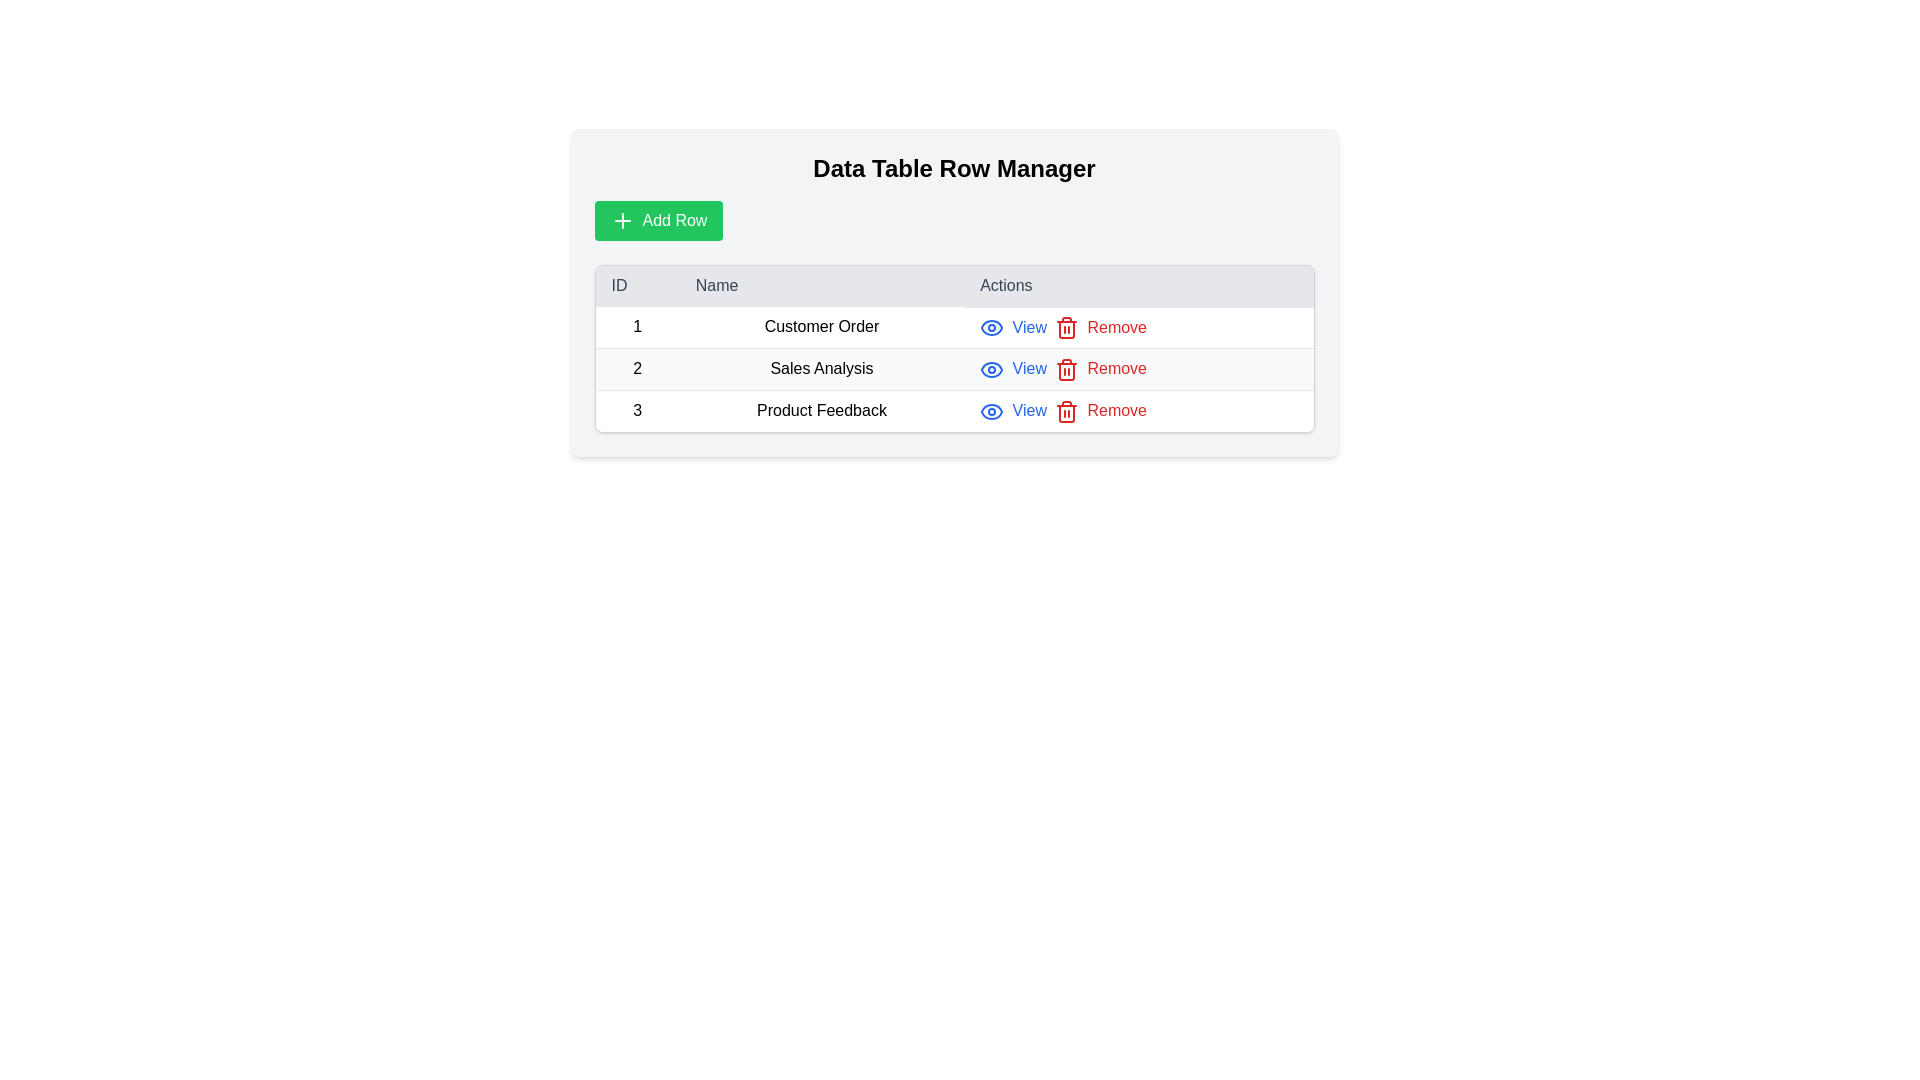  I want to click on text of the displayed labels in the Table Header Row, which is the first row within the data table located beneath the 'Add Row' button and the 'Data Table Row Manager' title, so click(953, 286).